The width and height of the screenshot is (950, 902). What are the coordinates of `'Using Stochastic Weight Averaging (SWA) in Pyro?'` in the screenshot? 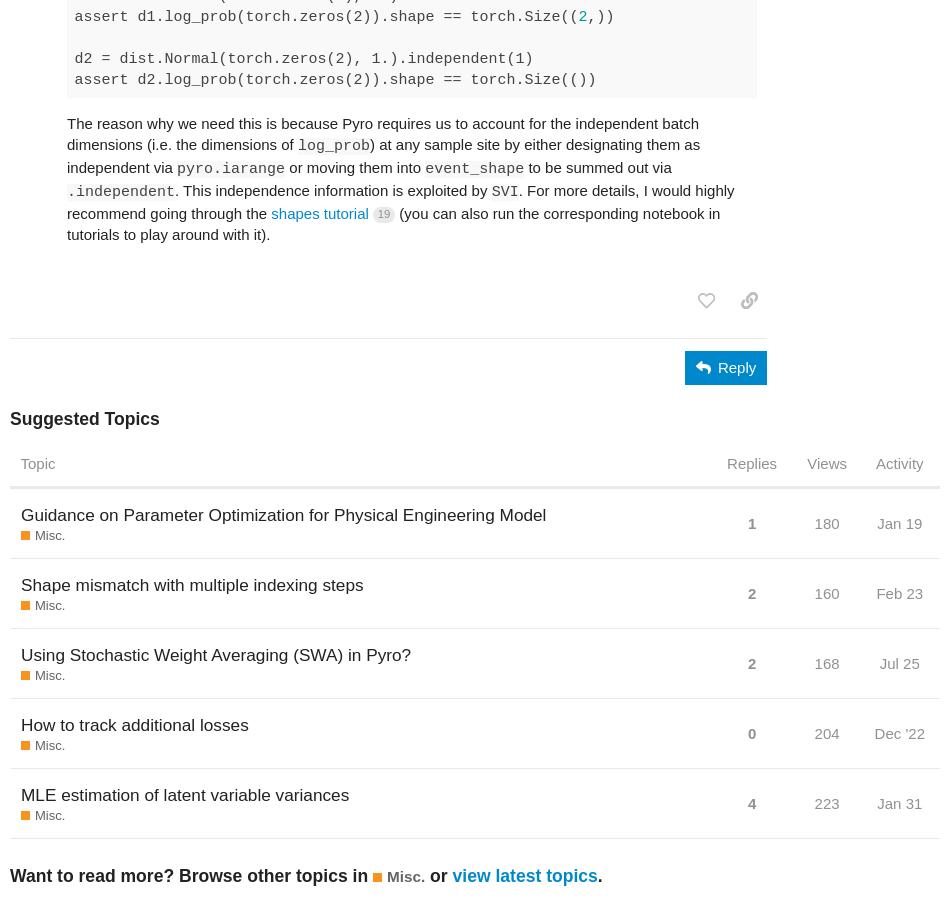 It's located at (216, 653).